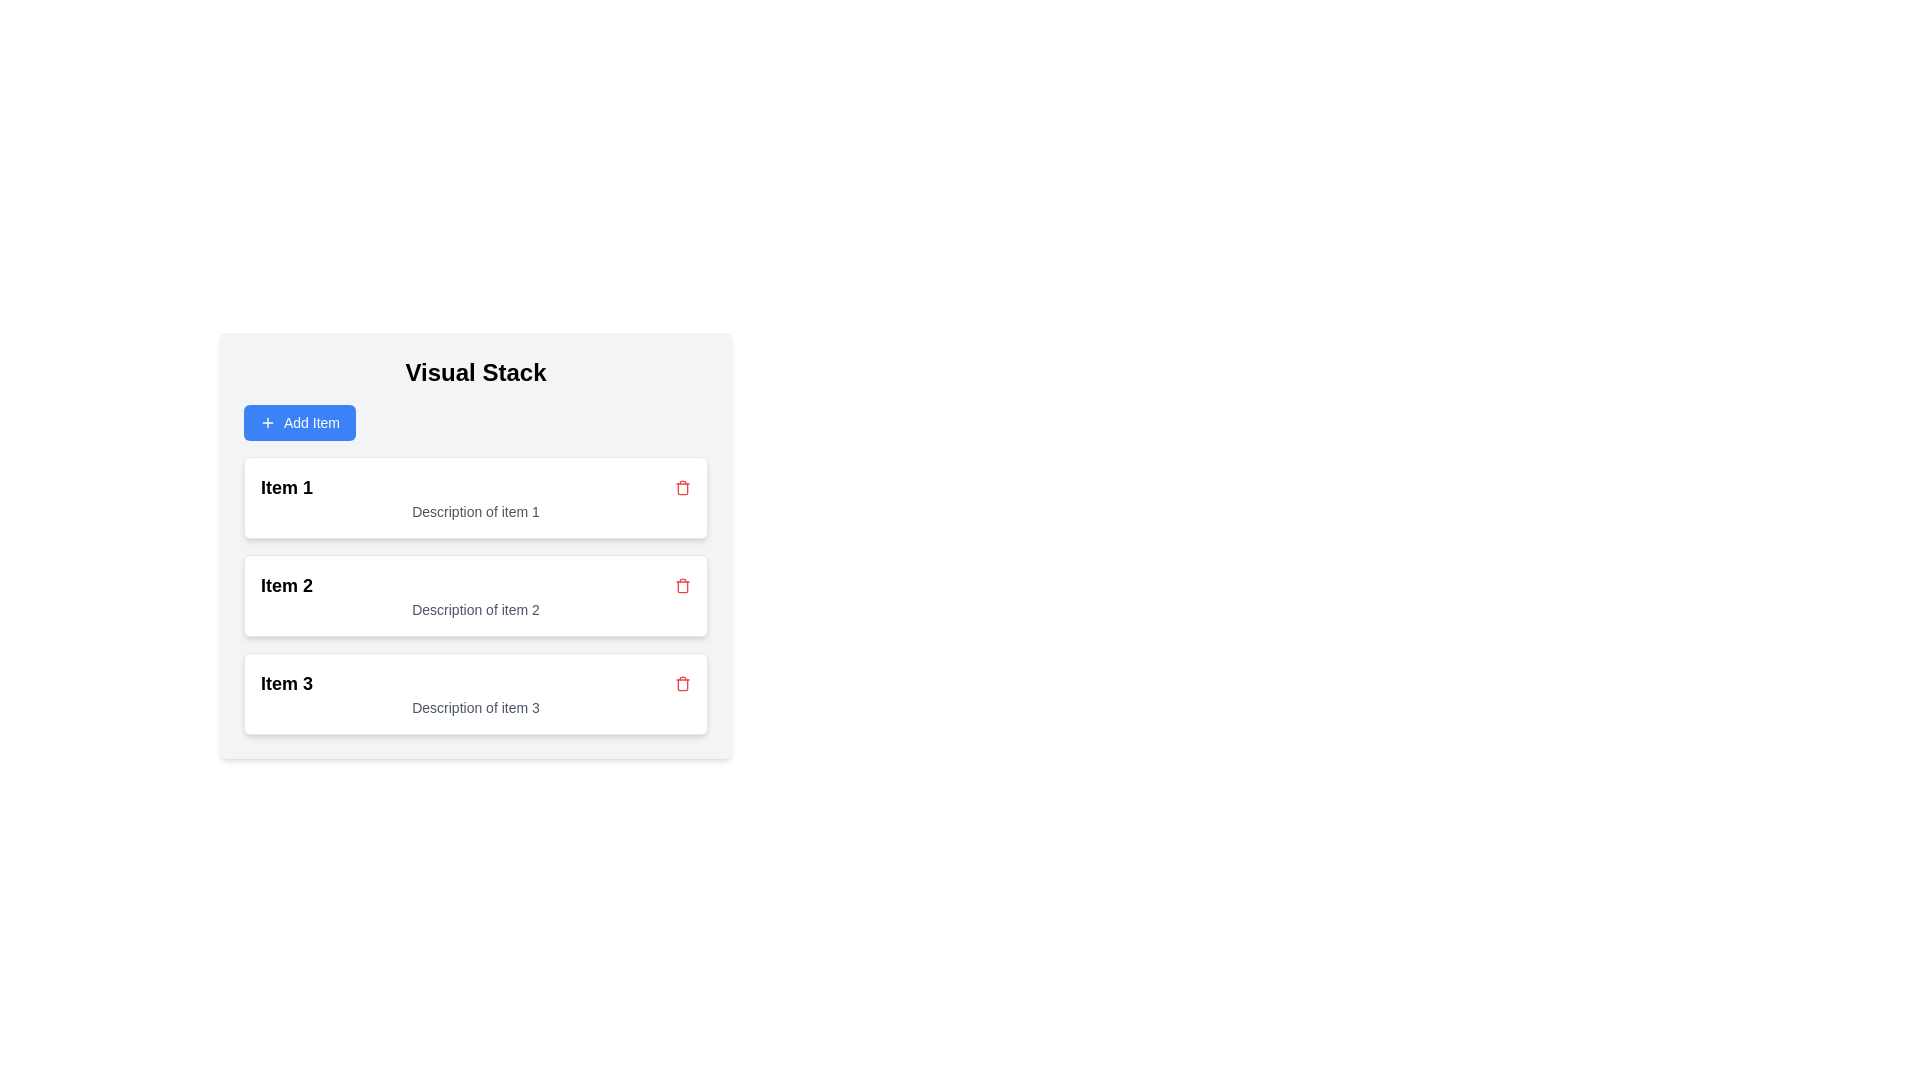 This screenshot has height=1080, width=1920. What do you see at coordinates (474, 608) in the screenshot?
I see `supplementary text label providing information for 'Item 2' located centrally below its title` at bounding box center [474, 608].